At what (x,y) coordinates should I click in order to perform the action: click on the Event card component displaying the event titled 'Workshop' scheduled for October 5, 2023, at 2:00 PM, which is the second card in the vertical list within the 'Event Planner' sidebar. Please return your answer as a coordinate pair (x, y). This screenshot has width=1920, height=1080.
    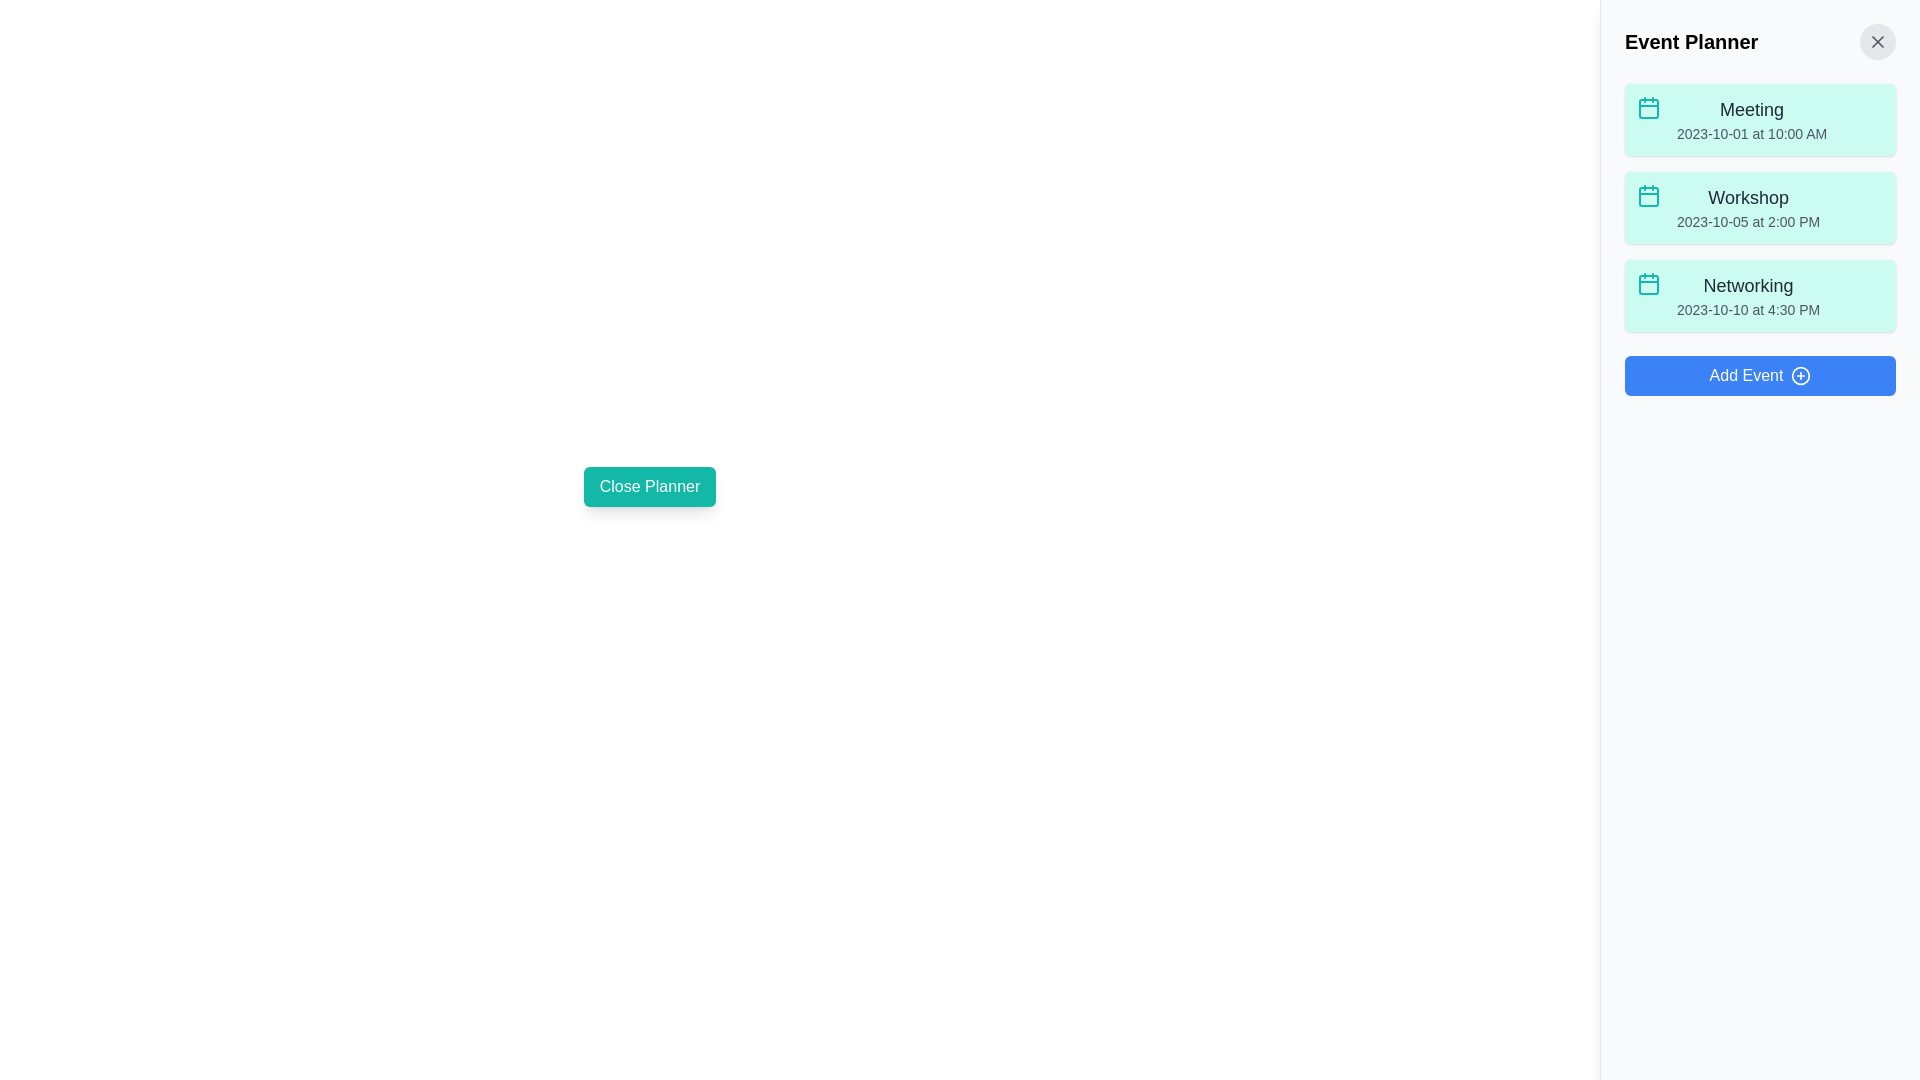
    Looking at the image, I should click on (1760, 208).